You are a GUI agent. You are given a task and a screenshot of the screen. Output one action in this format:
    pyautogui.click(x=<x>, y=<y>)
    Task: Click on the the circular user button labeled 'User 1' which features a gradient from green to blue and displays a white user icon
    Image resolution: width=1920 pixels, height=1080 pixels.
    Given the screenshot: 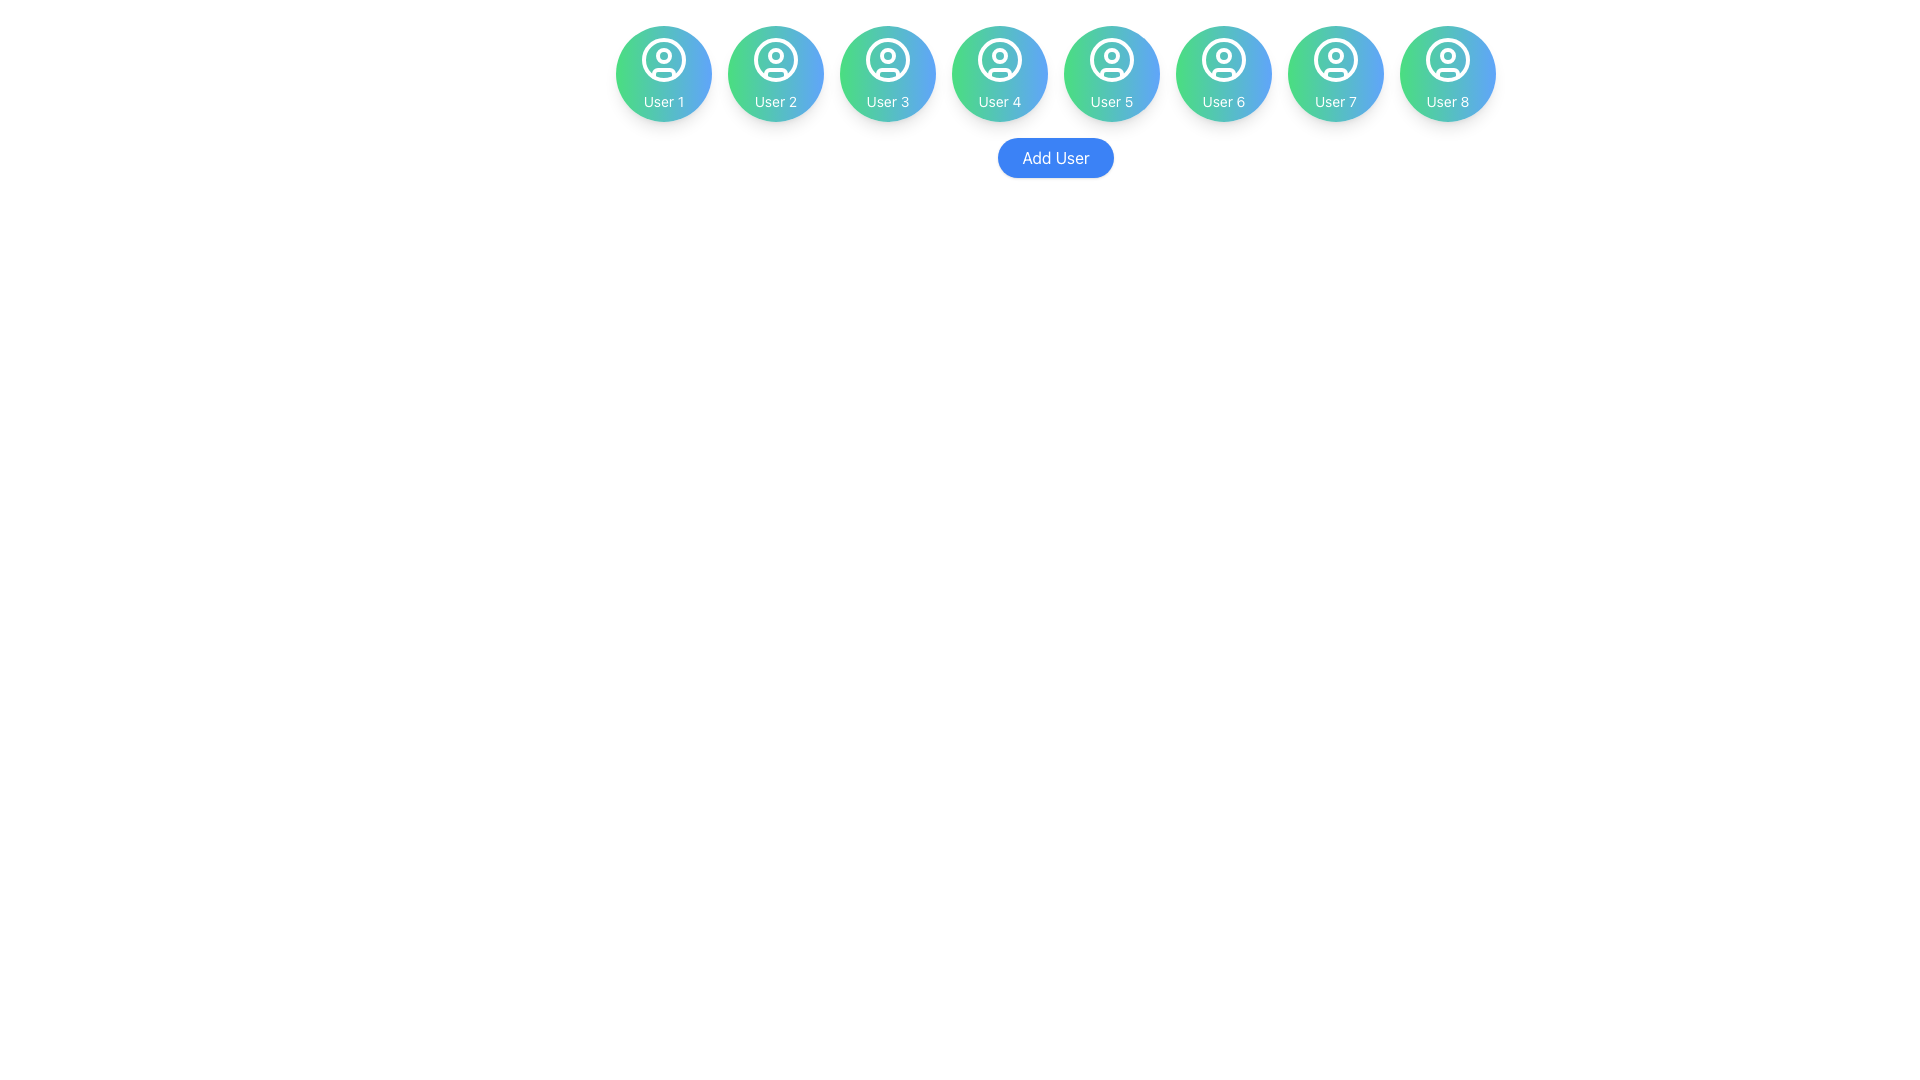 What is the action you would take?
    pyautogui.click(x=663, y=72)
    